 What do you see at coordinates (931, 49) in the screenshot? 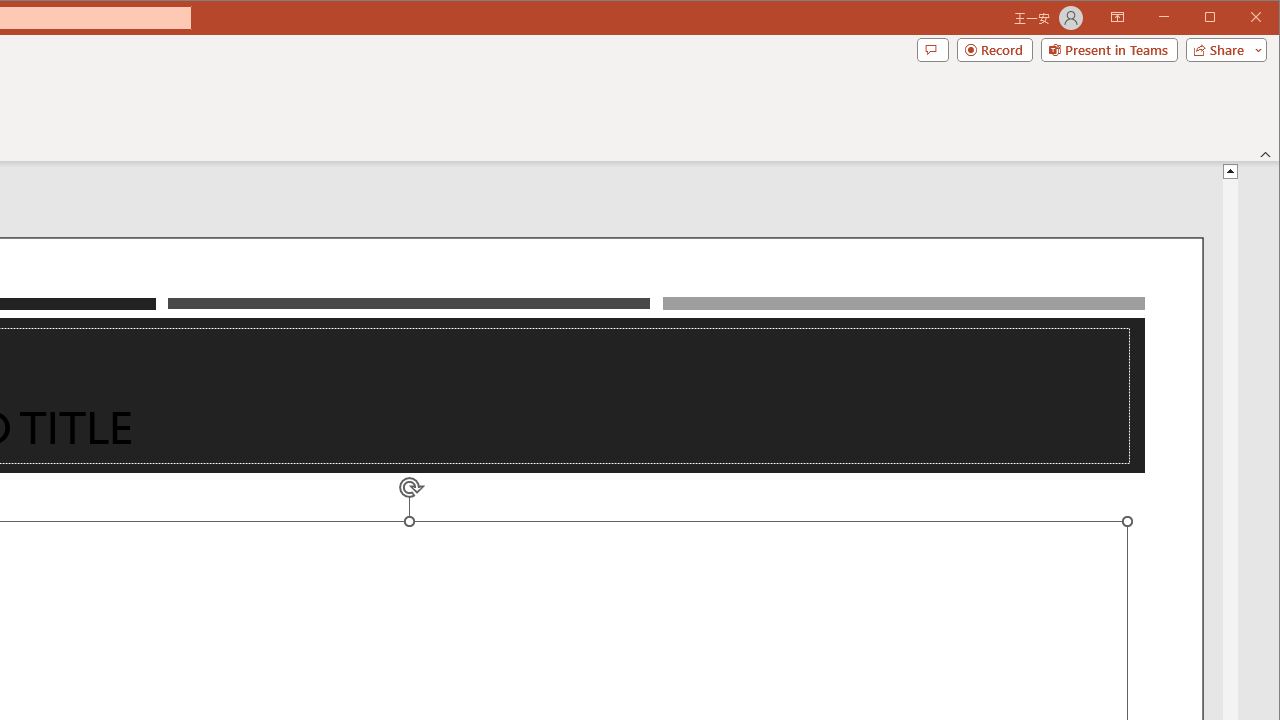
I see `'Comments'` at bounding box center [931, 49].